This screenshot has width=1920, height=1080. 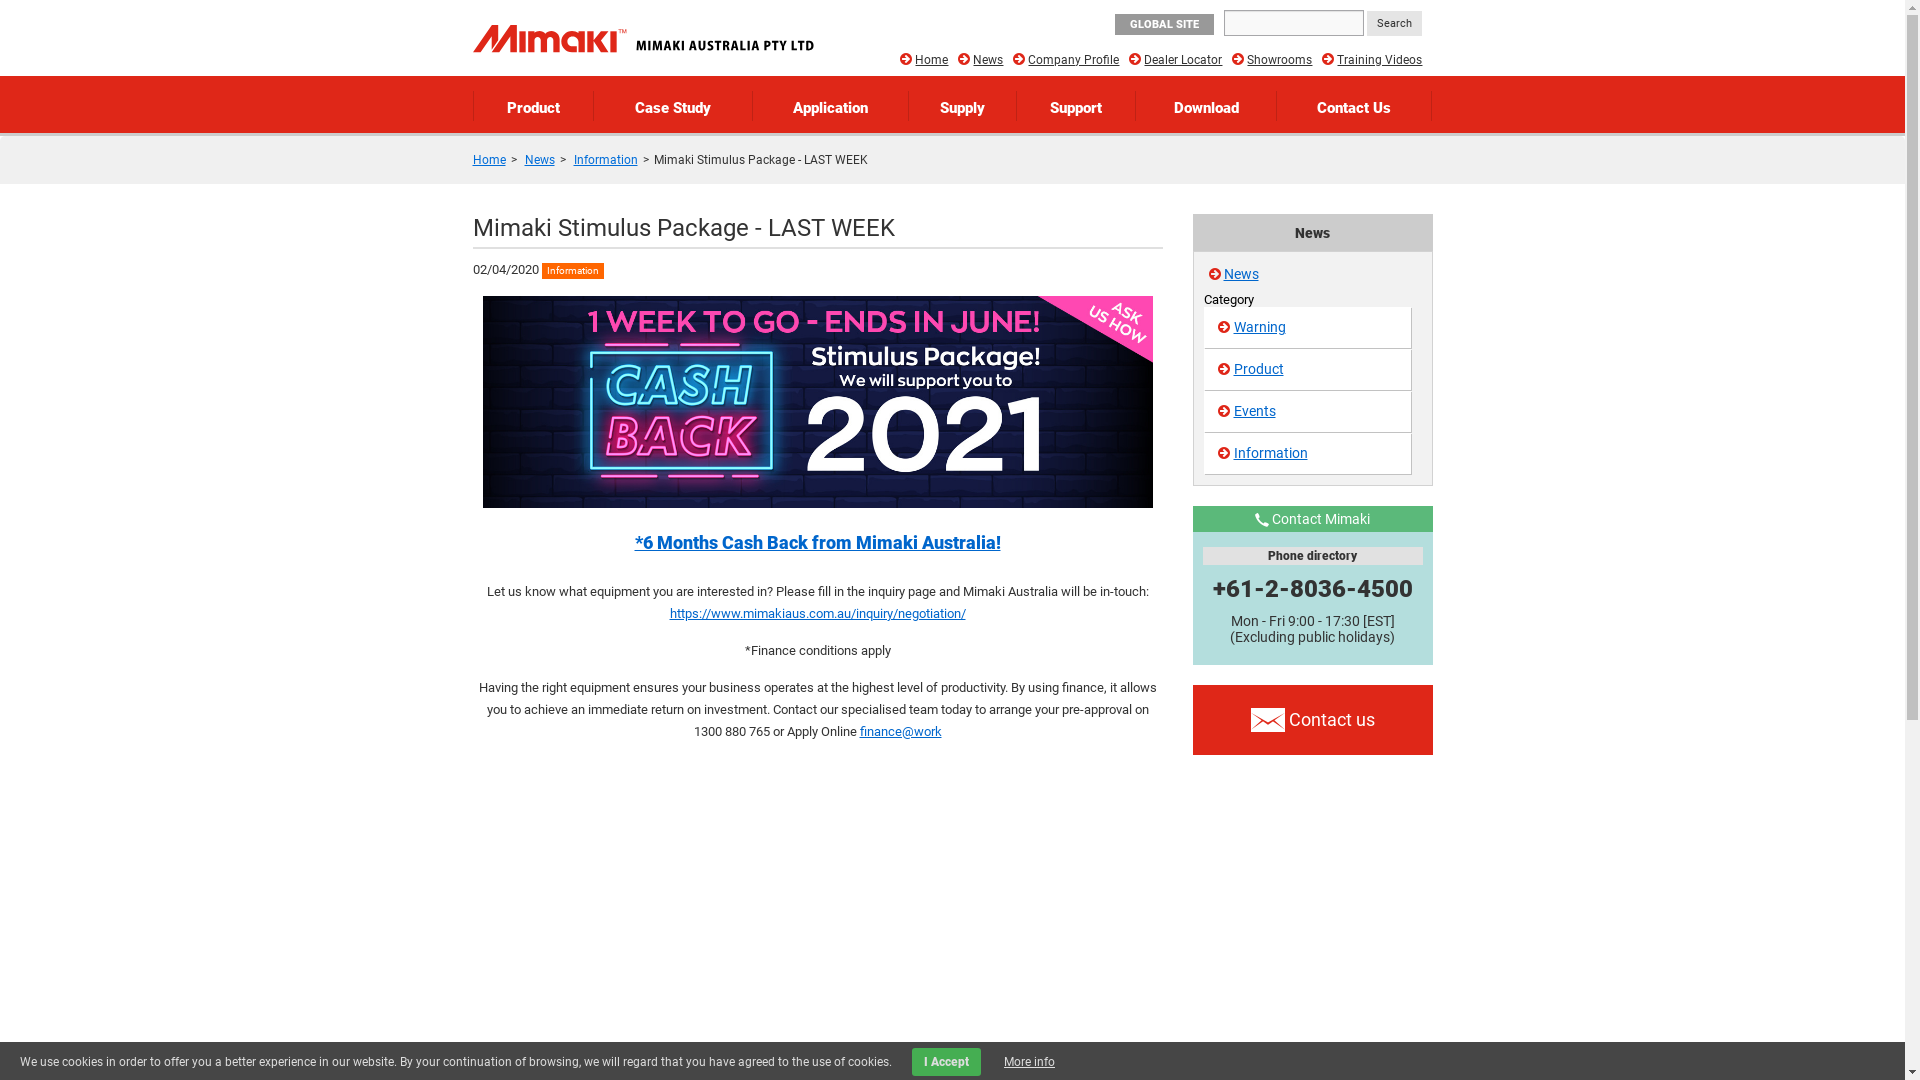 I want to click on 'Home', so click(x=470, y=158).